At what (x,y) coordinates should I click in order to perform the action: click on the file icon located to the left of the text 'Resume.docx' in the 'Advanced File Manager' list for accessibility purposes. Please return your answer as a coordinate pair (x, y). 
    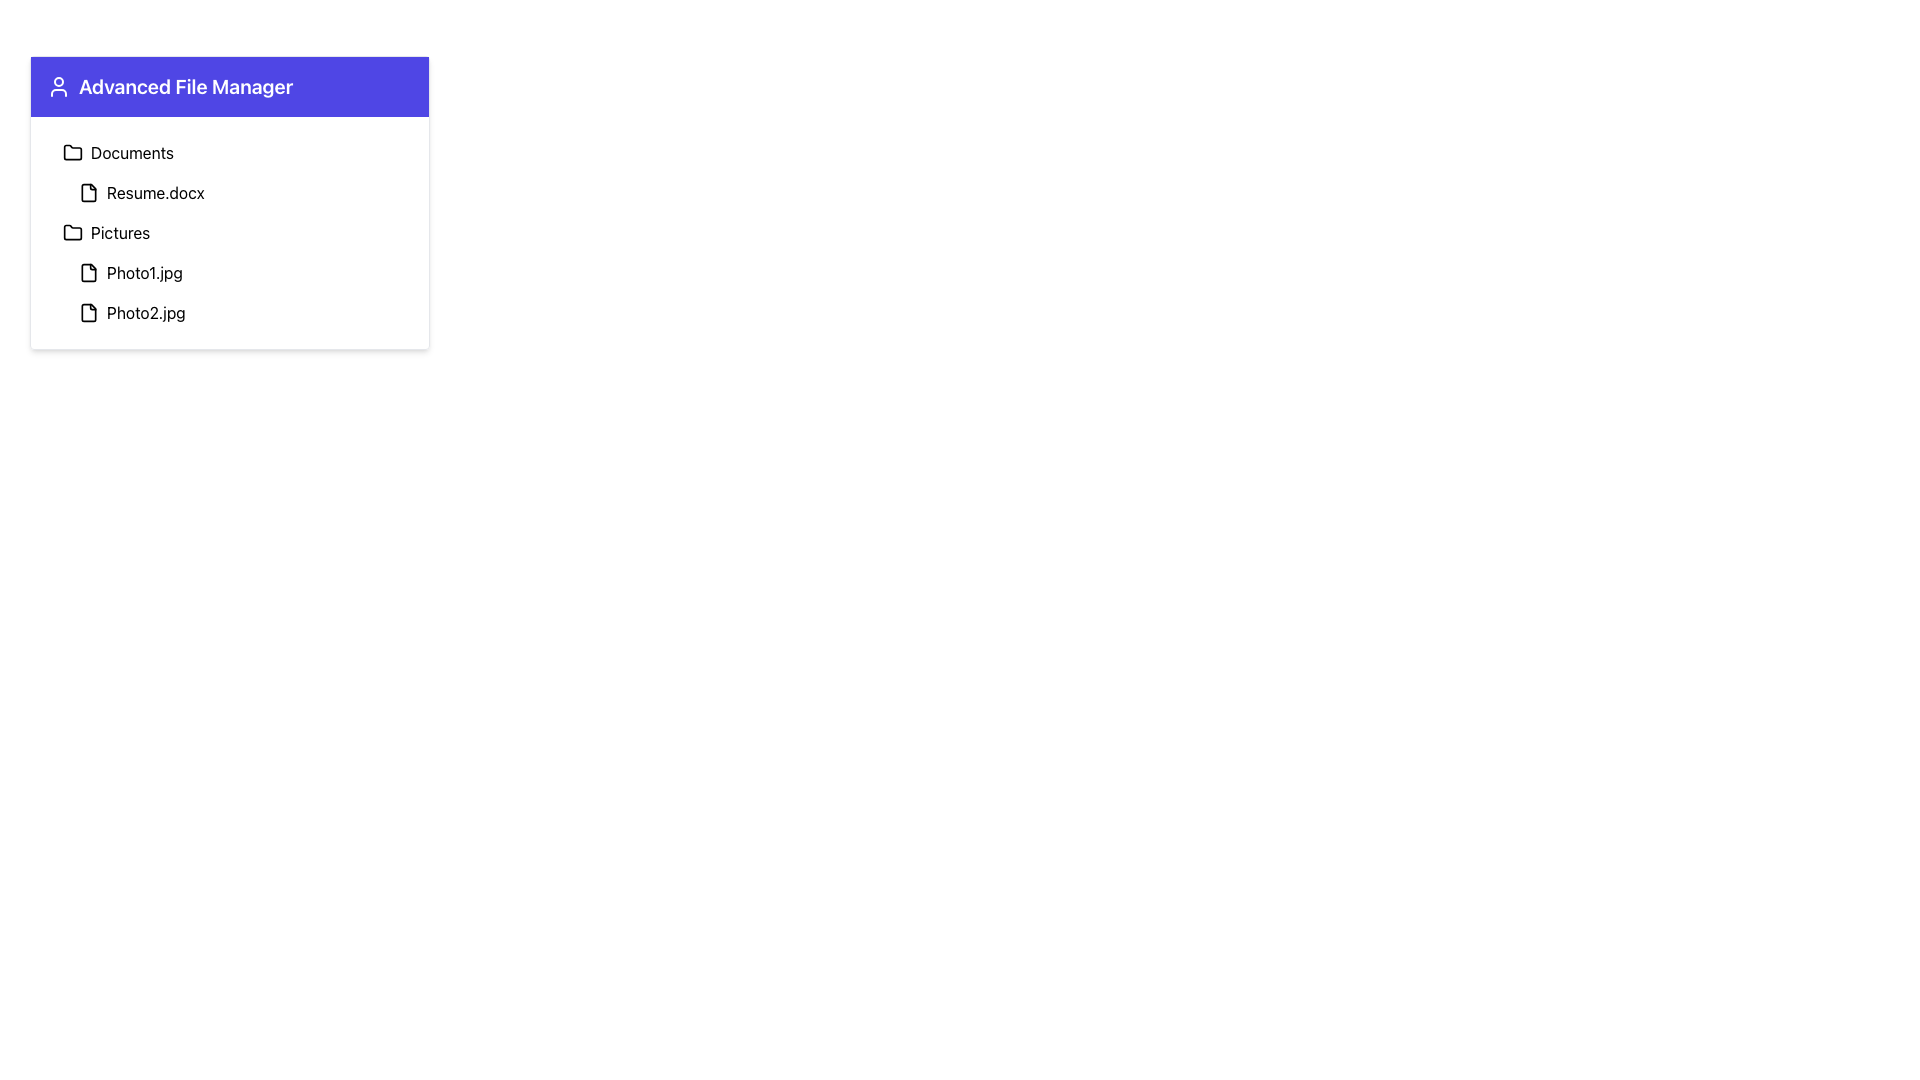
    Looking at the image, I should click on (88, 192).